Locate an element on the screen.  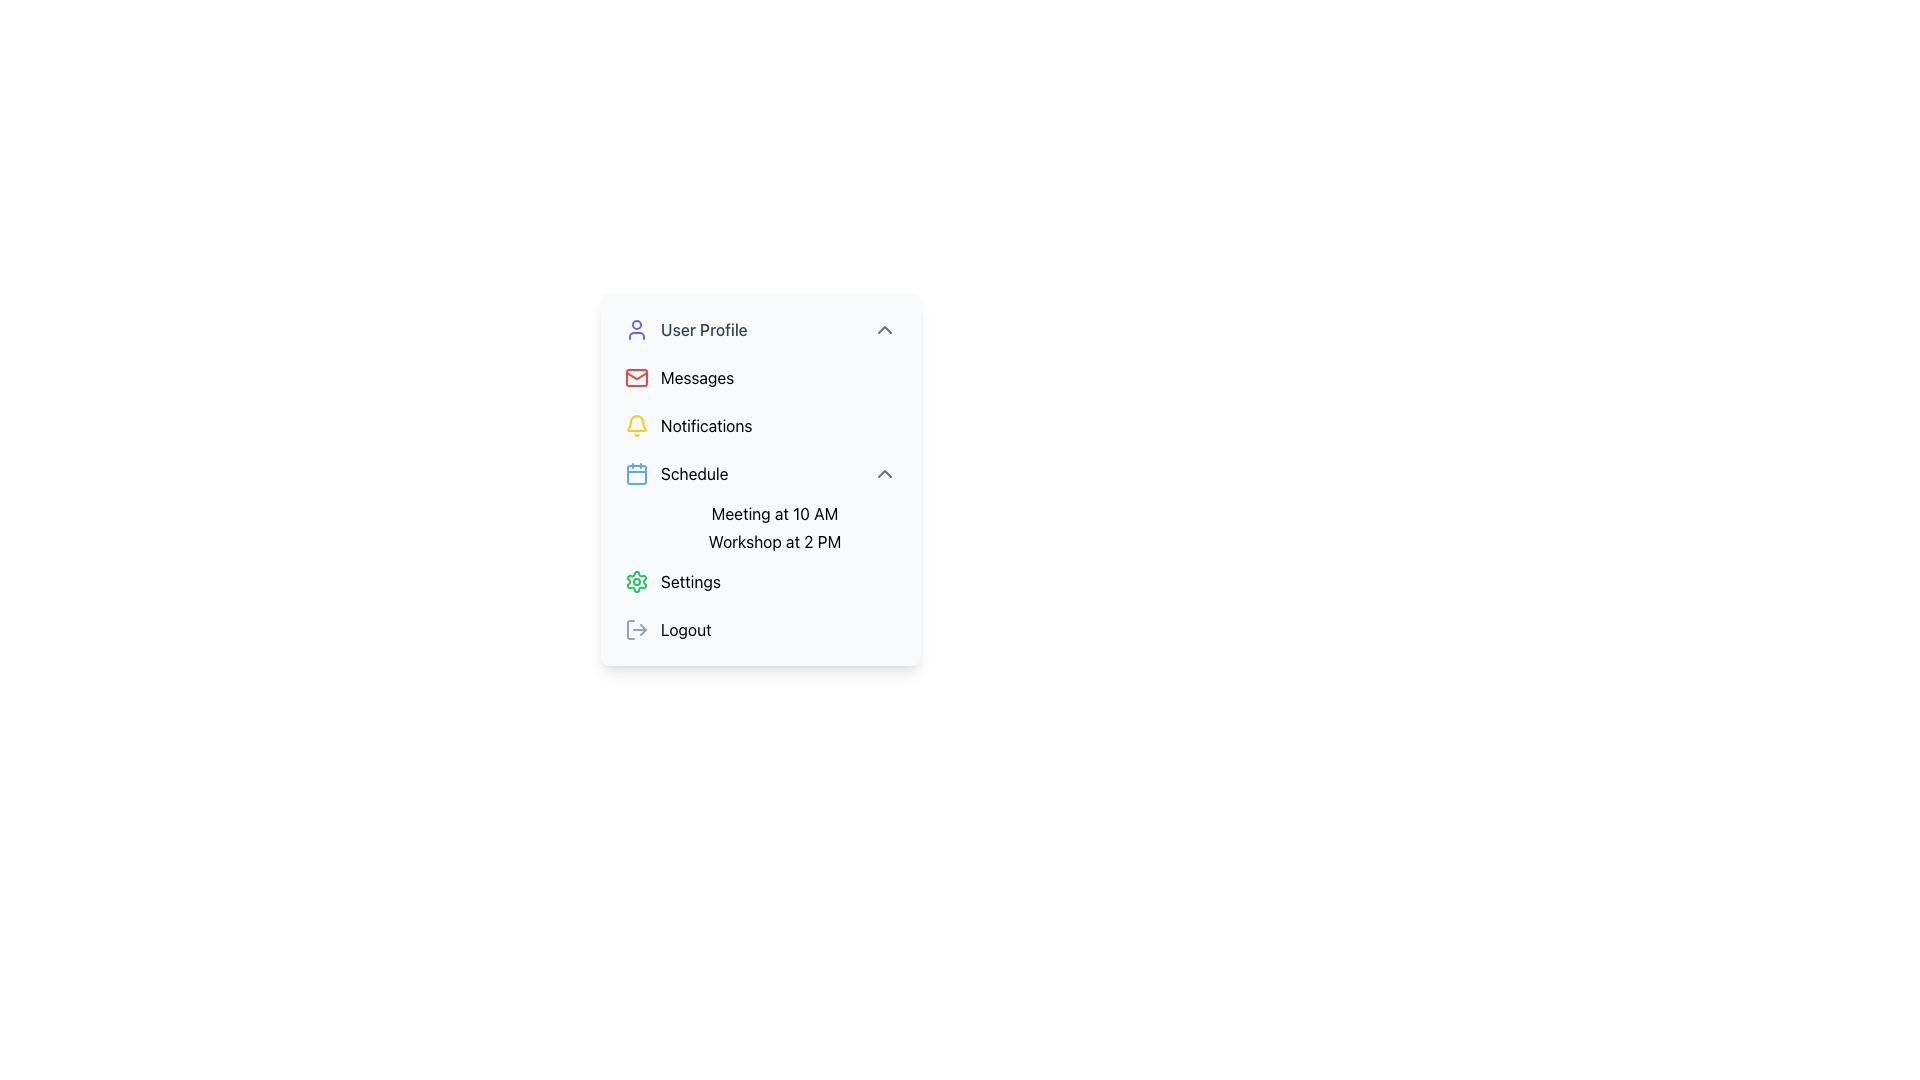
the second menu list item labeled 'Messages', located below 'User Profile' and above 'Notifications' is located at coordinates (760, 378).